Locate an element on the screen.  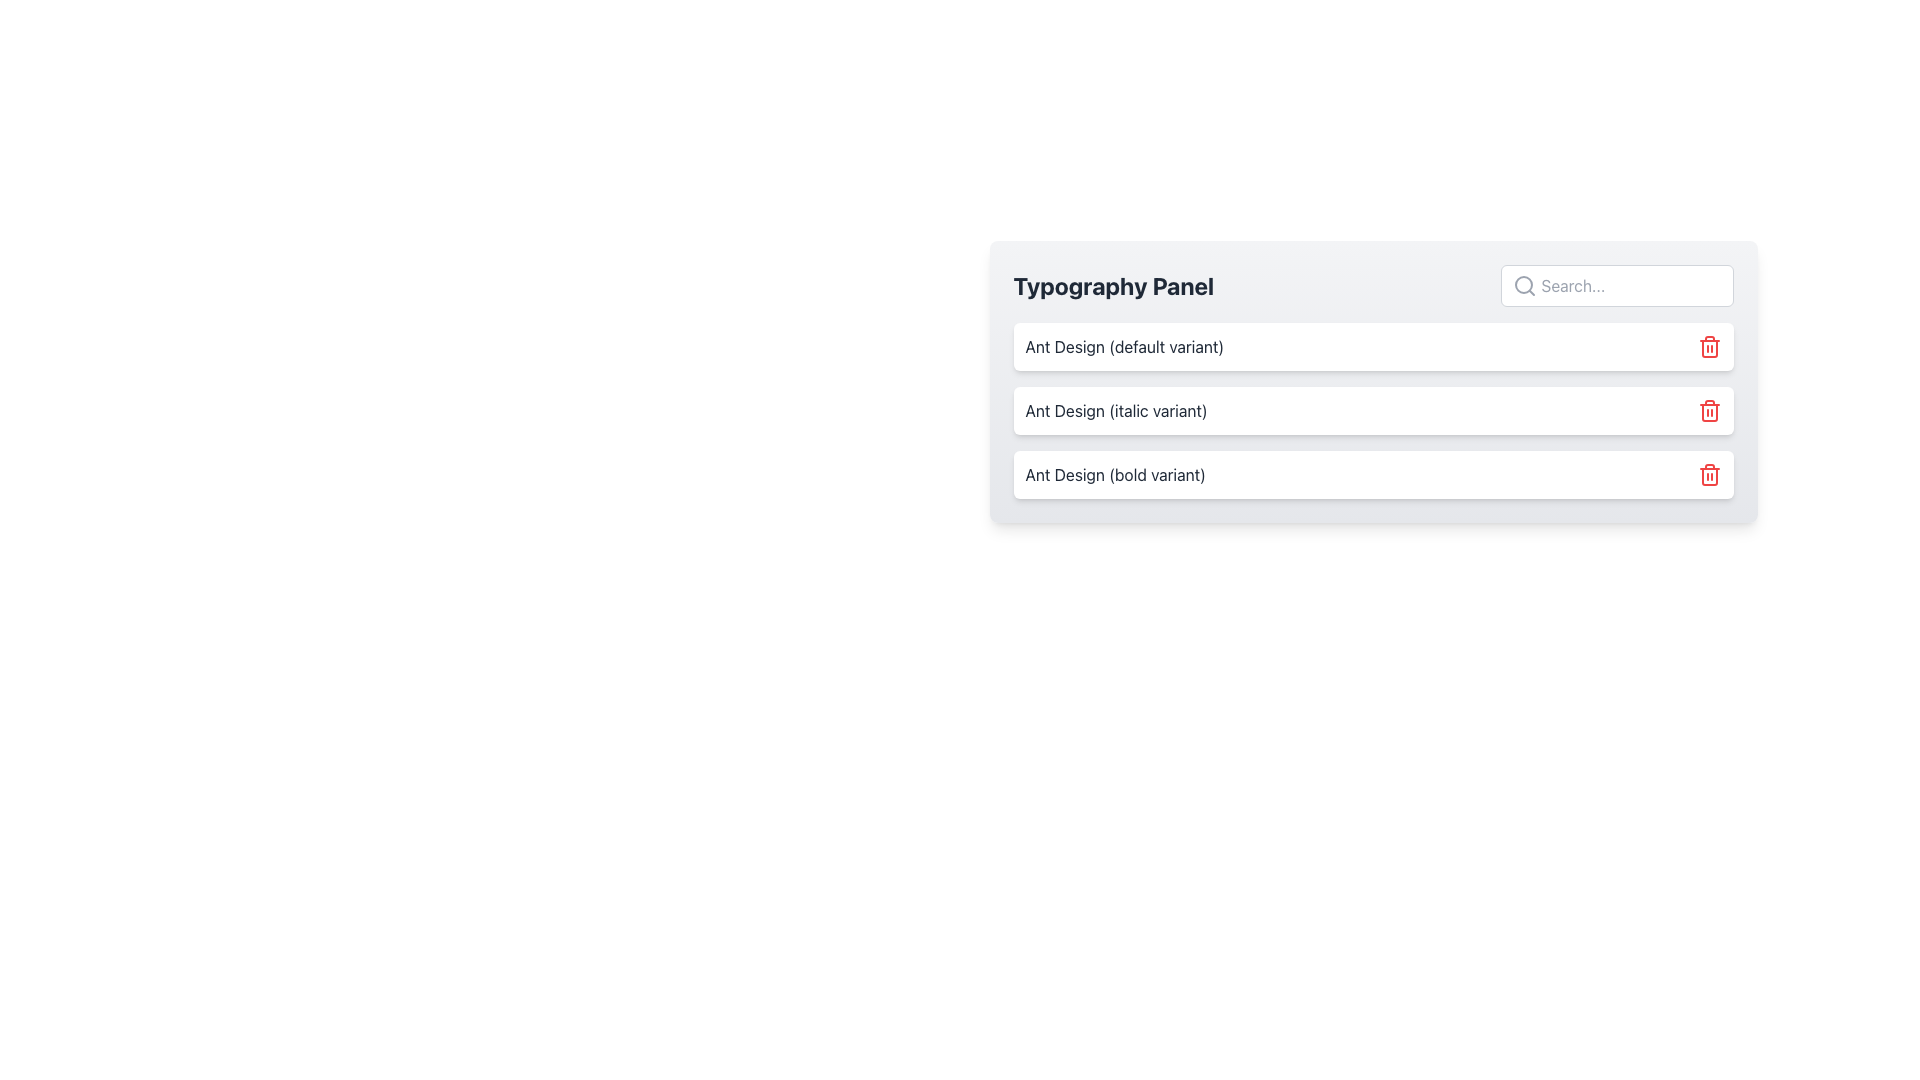
text content of the left-aligned text label displaying 'Ant Design (bold variant)' in dark gray, located in the Typography Panel below the italic variant is located at coordinates (1114, 474).